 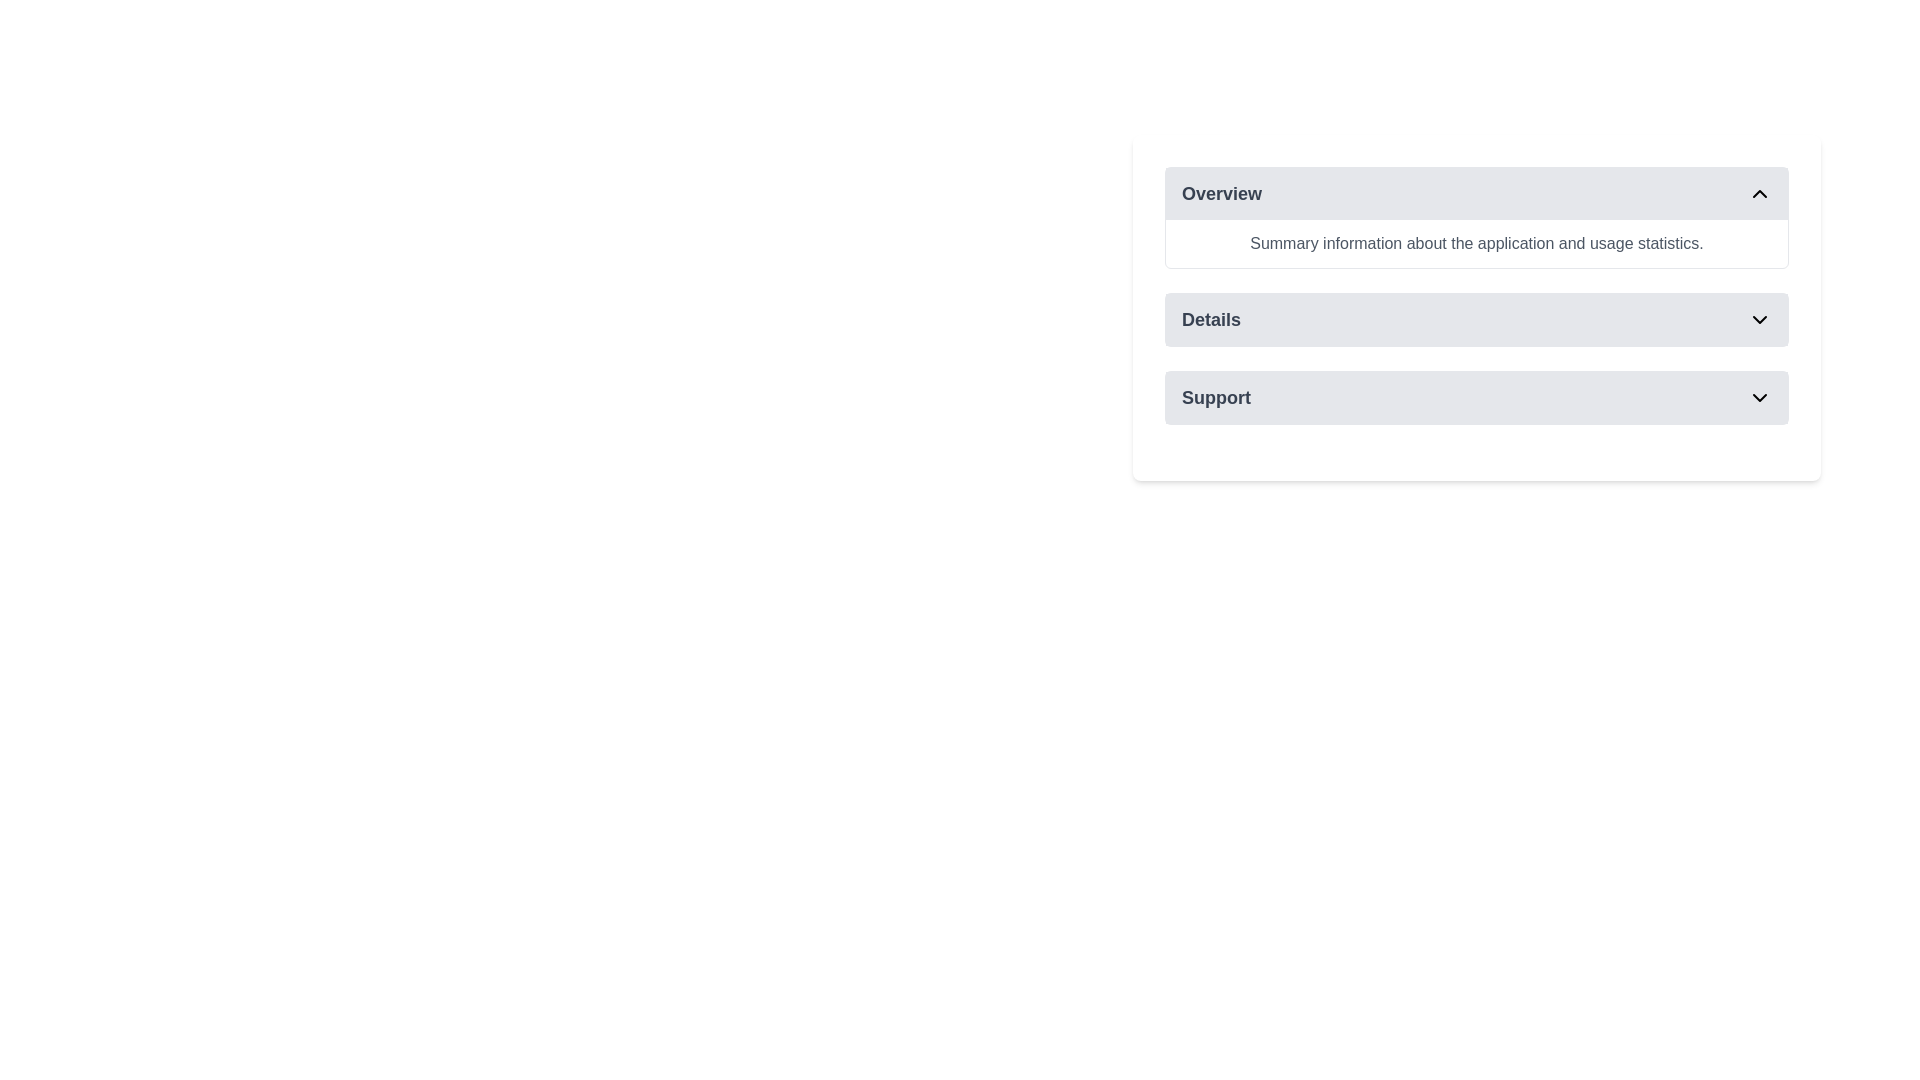 I want to click on the text label displaying 'Summary information about the application and usage statistics.', which is located directly beneath the 'Overview' section header, so click(x=1477, y=242).